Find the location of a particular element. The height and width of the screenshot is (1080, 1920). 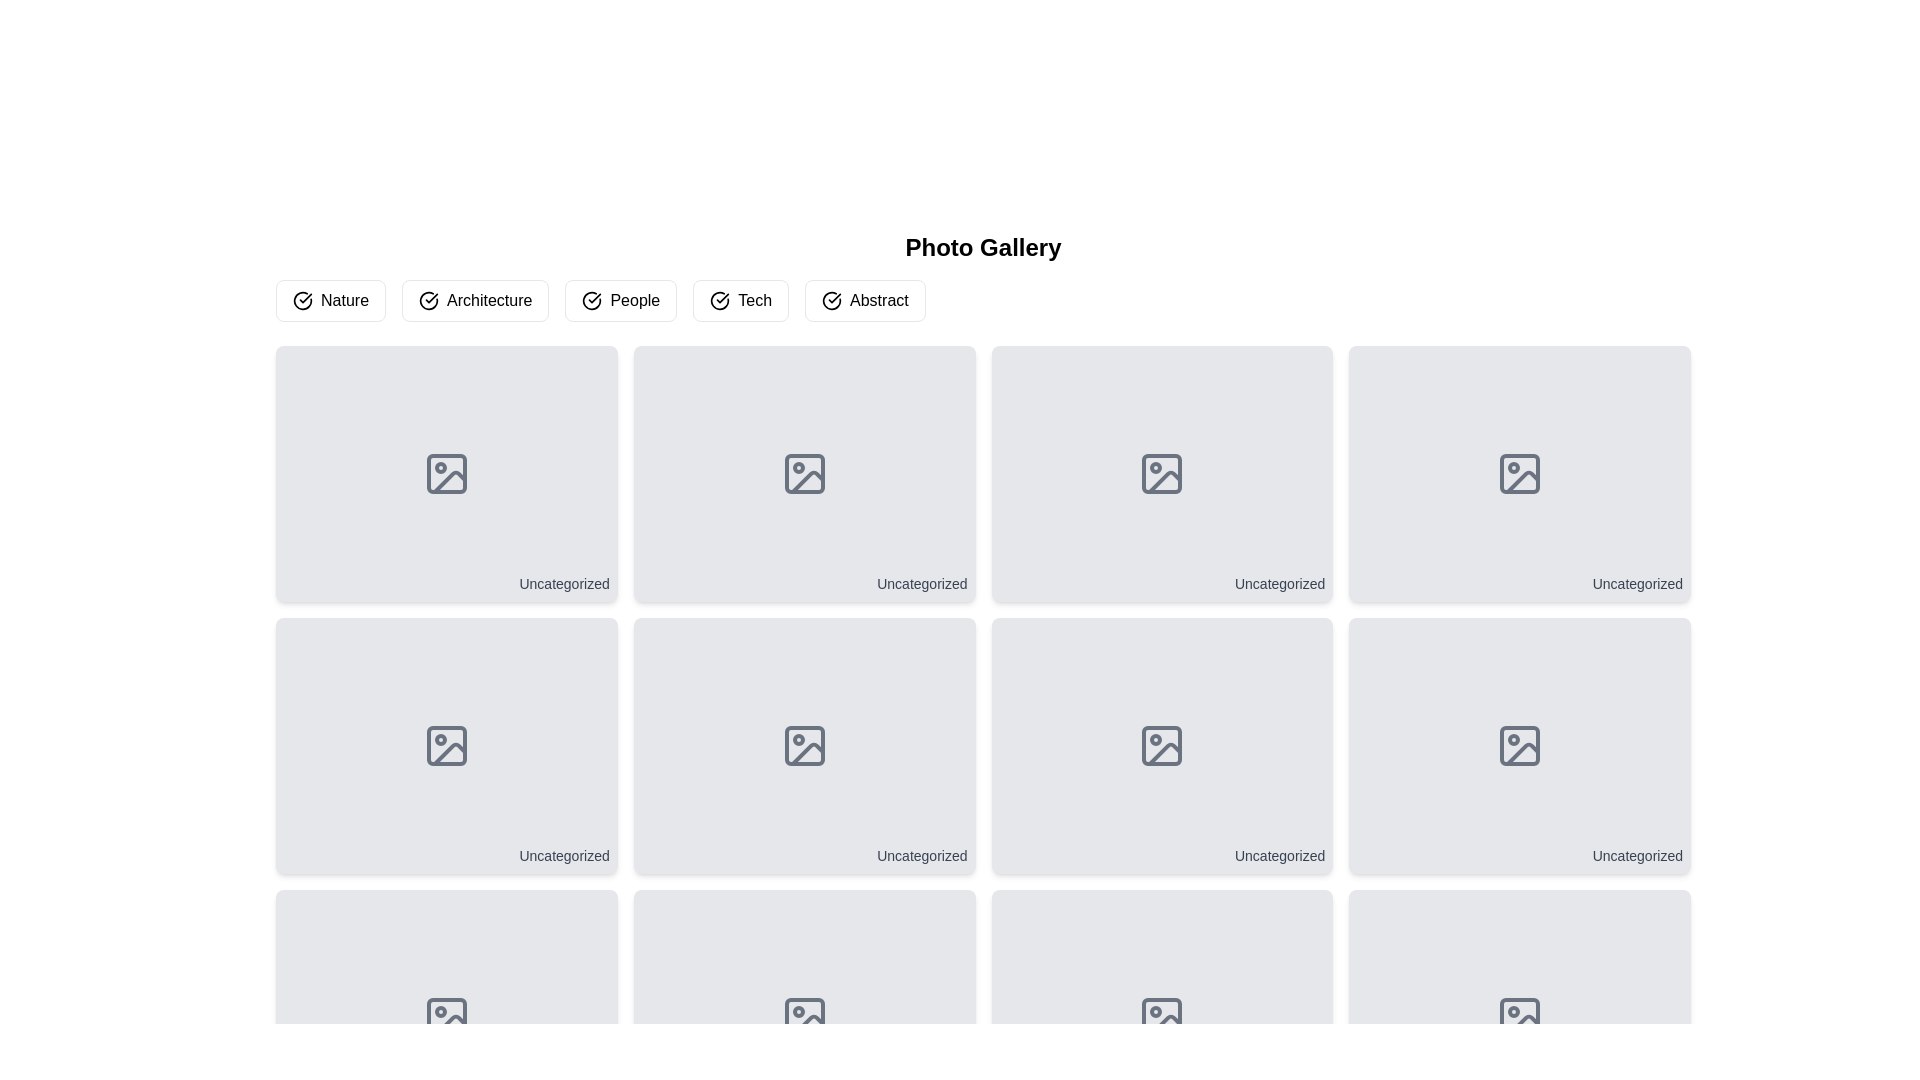

the rectangular image placeholder with a light gray background that contains an image symbol icon and the text 'Uncategorized' below it is located at coordinates (445, 474).